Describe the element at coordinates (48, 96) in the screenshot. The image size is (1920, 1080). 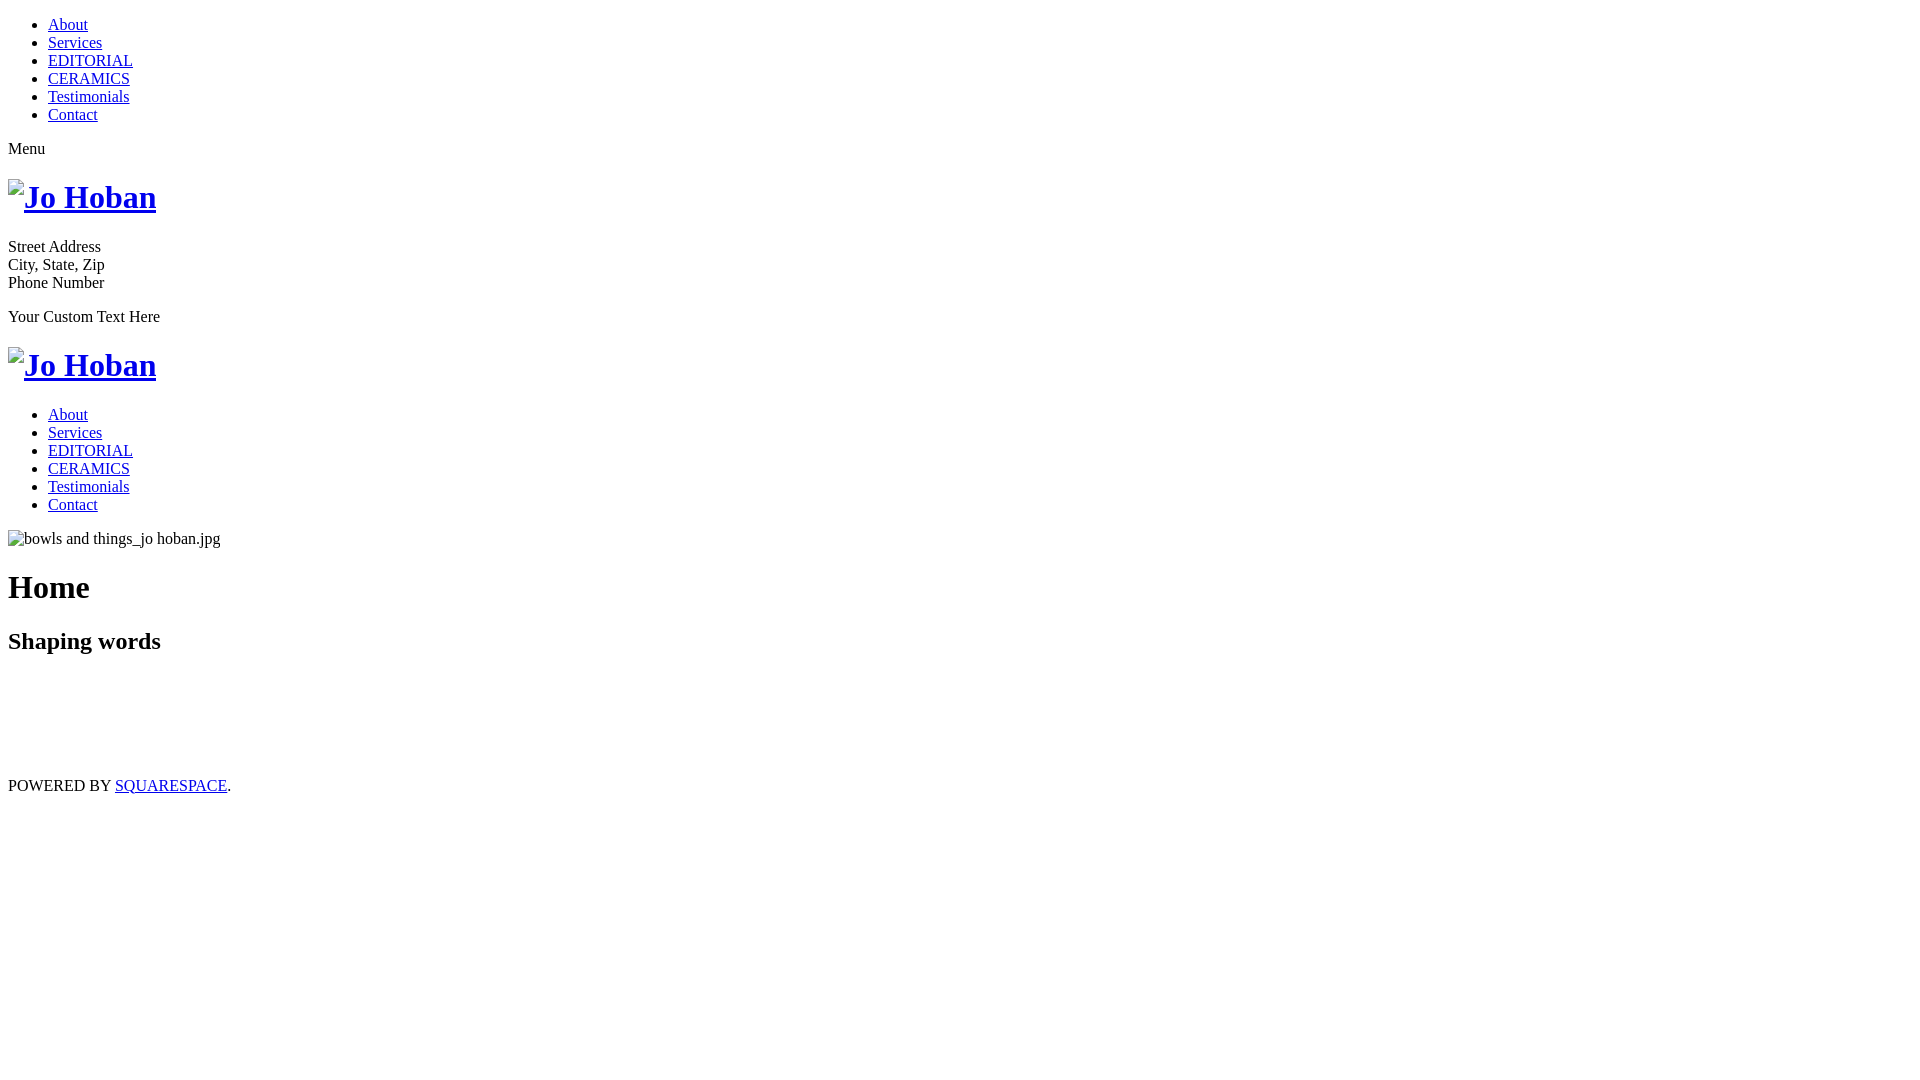
I see `'Testimonials'` at that location.